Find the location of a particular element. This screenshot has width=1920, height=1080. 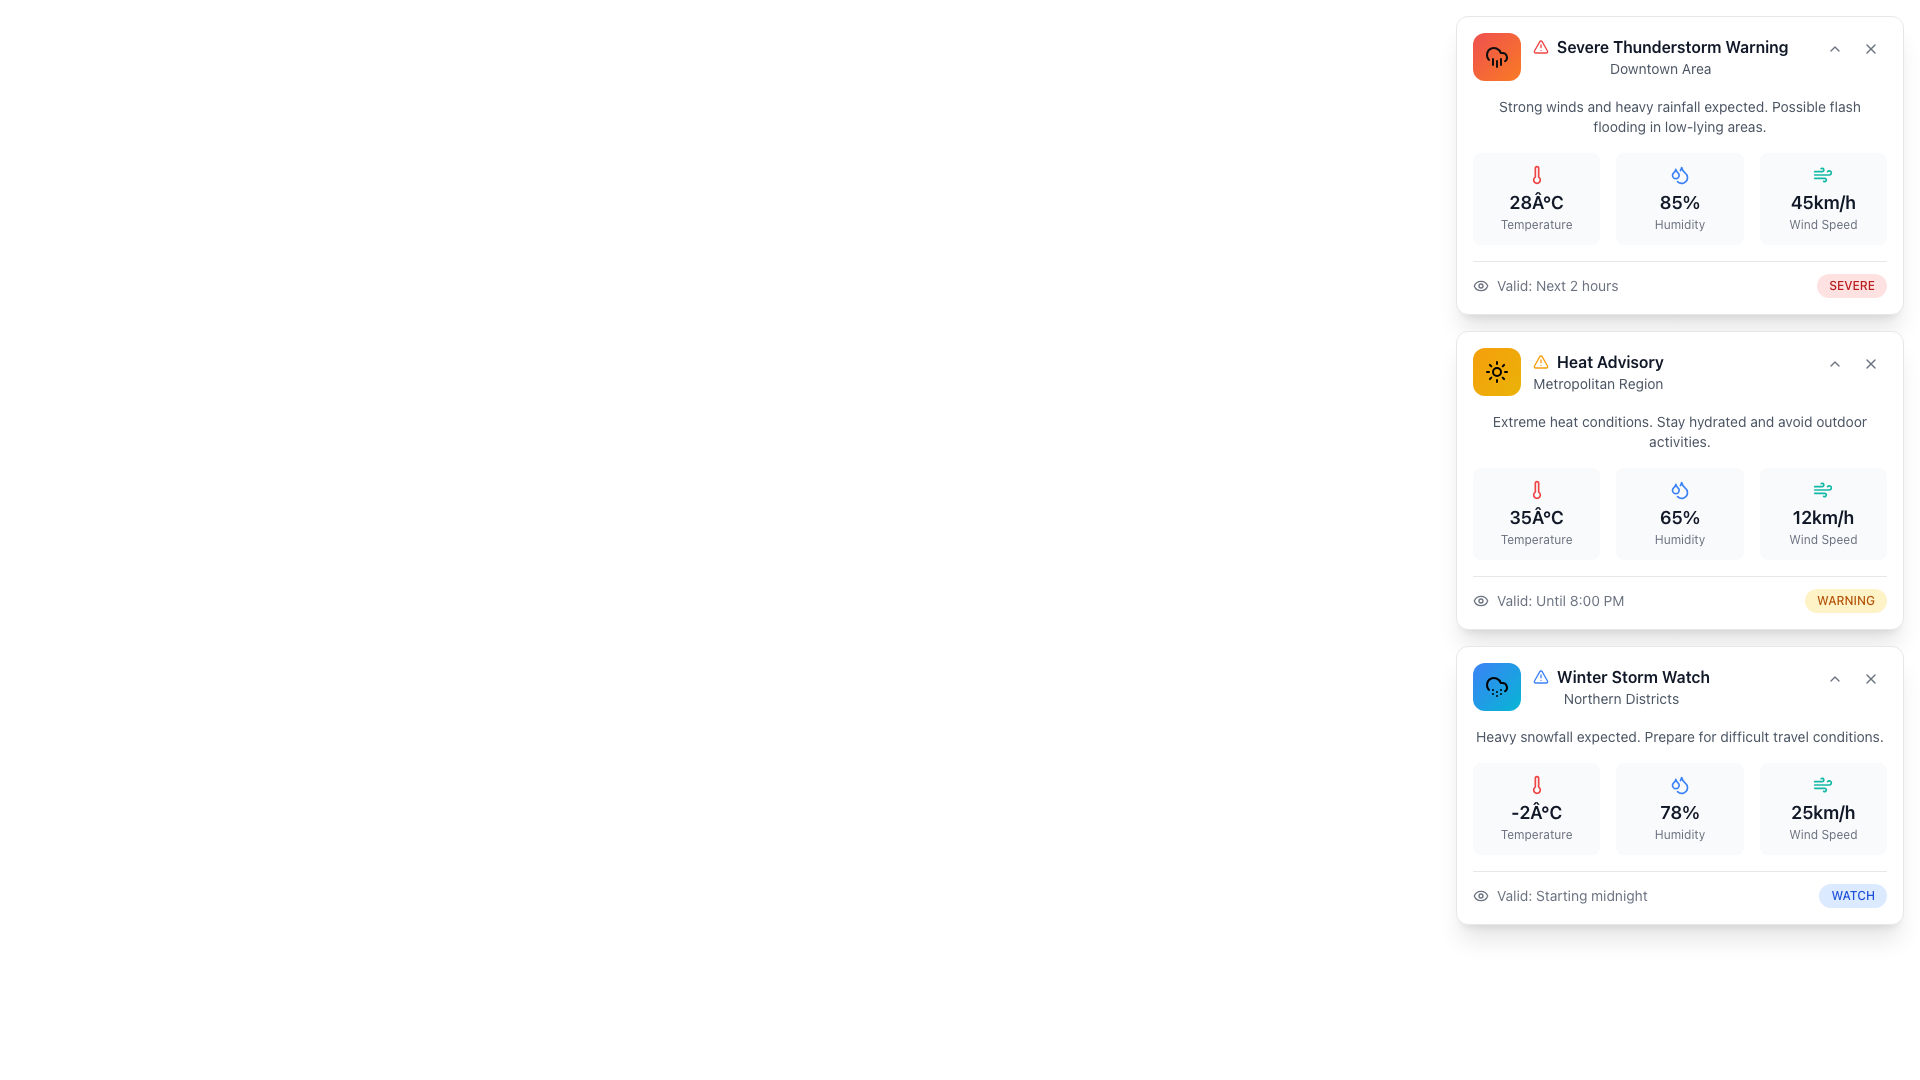

the text label that describes the temperature value displayed above it, which is positioned within a weather information card, below the temperature indicator (28°C) and to the left of humidity and wind speed metrics is located at coordinates (1535, 224).